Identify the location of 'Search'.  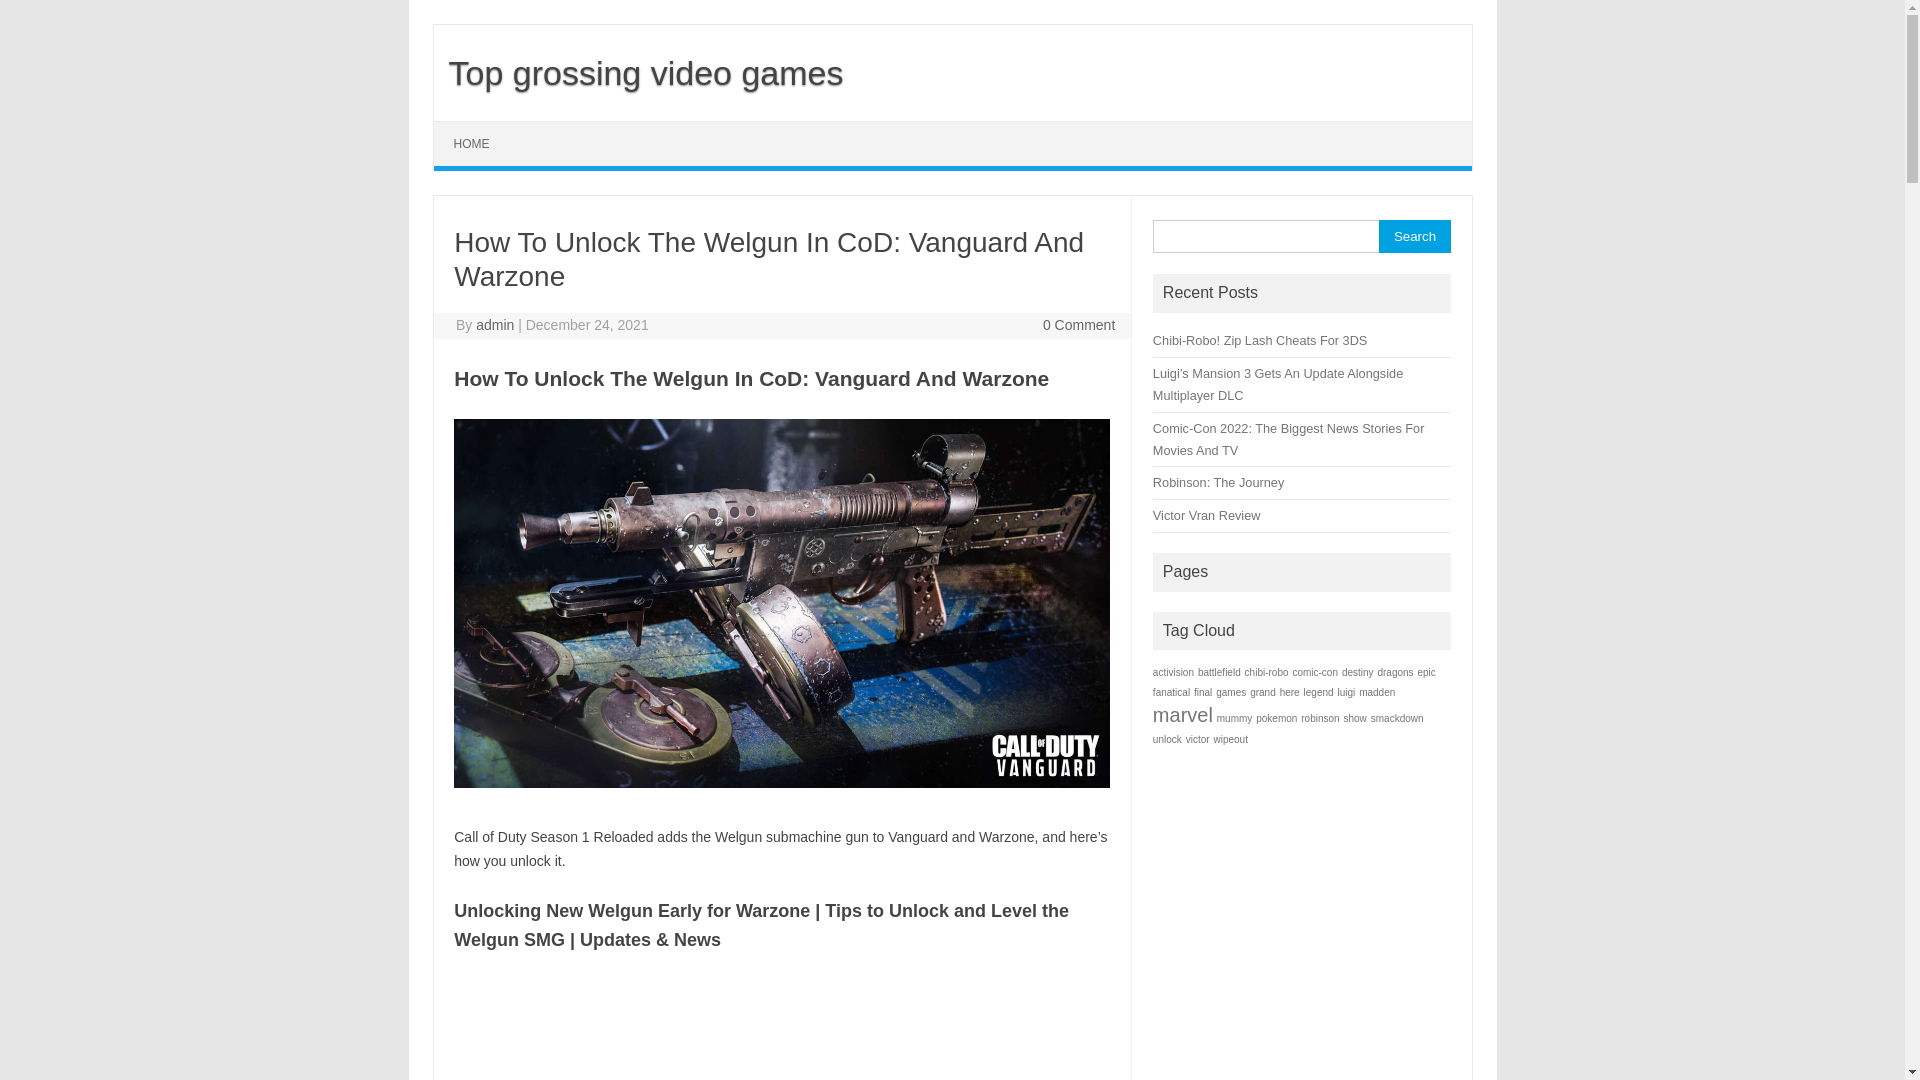
(1413, 235).